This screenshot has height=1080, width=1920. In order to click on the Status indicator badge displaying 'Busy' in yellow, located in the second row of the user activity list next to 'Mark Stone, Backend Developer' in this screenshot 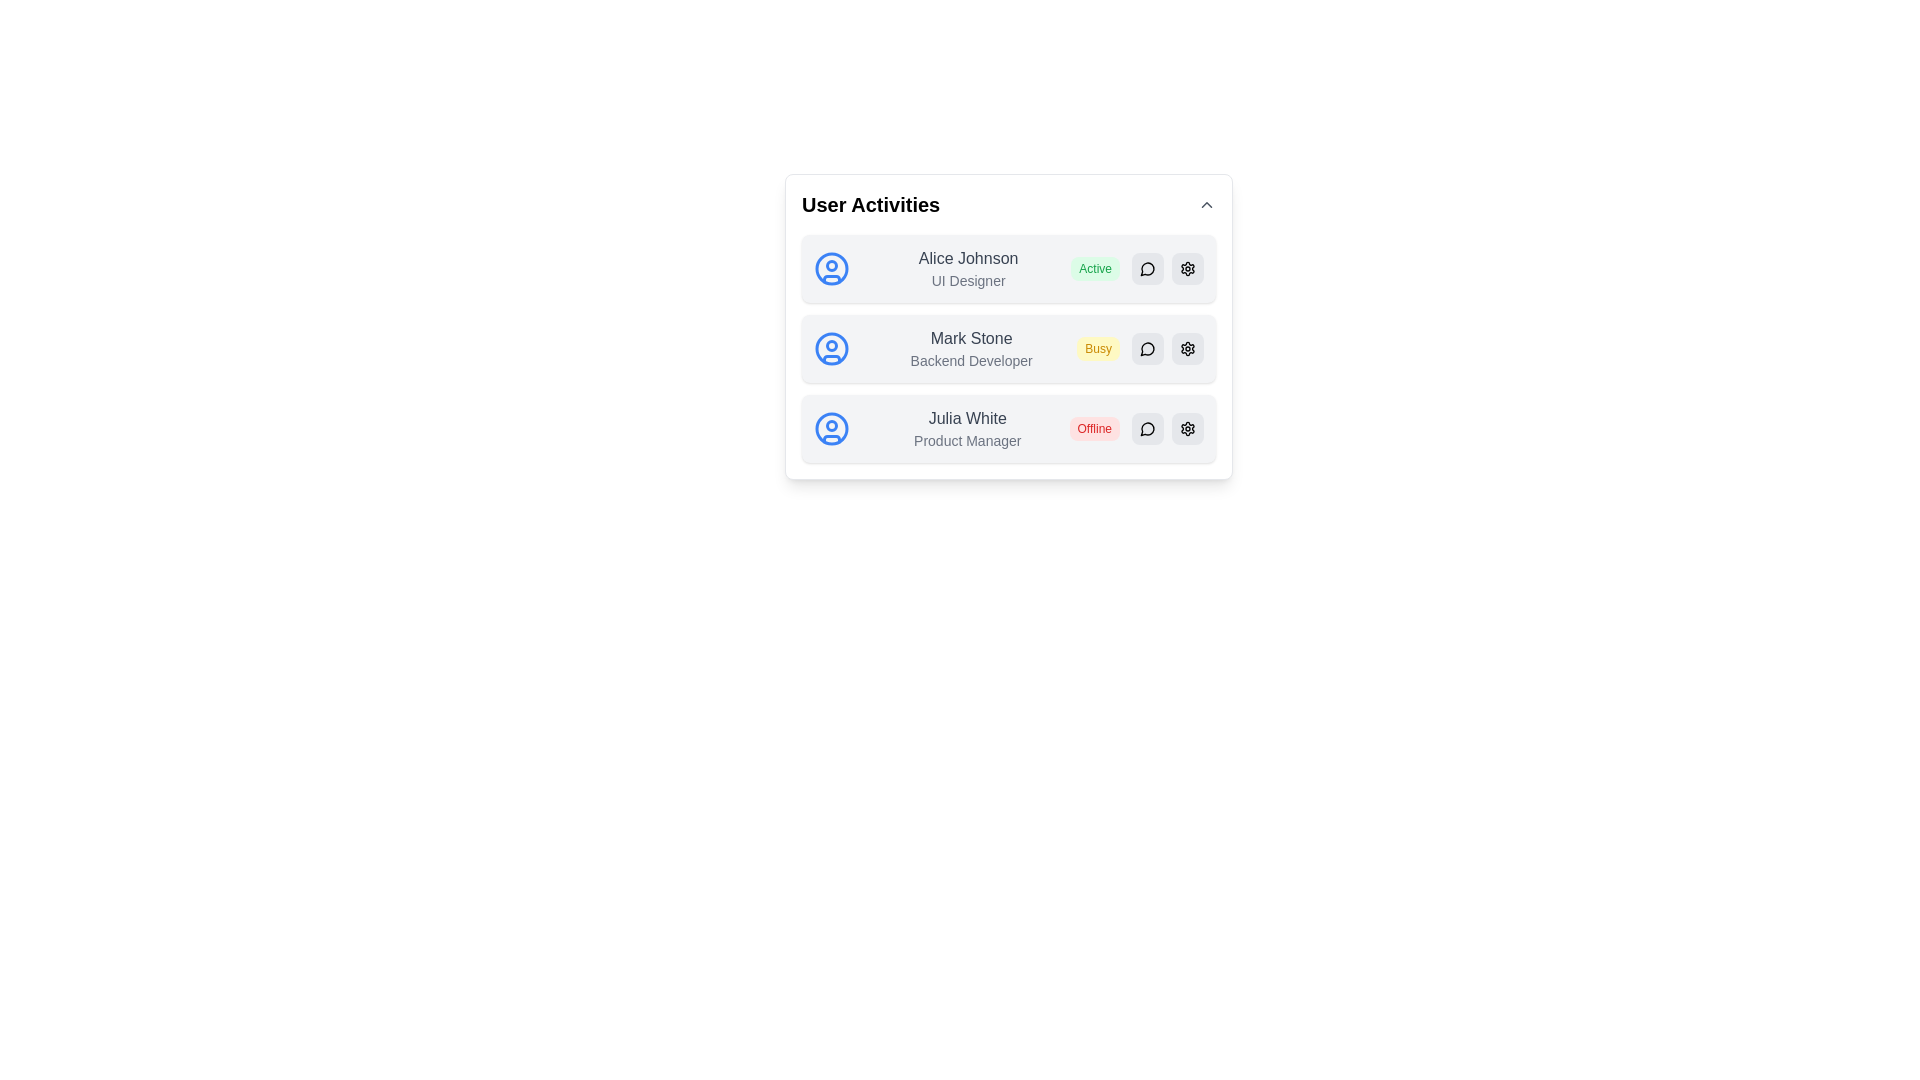, I will do `click(1097, 347)`.